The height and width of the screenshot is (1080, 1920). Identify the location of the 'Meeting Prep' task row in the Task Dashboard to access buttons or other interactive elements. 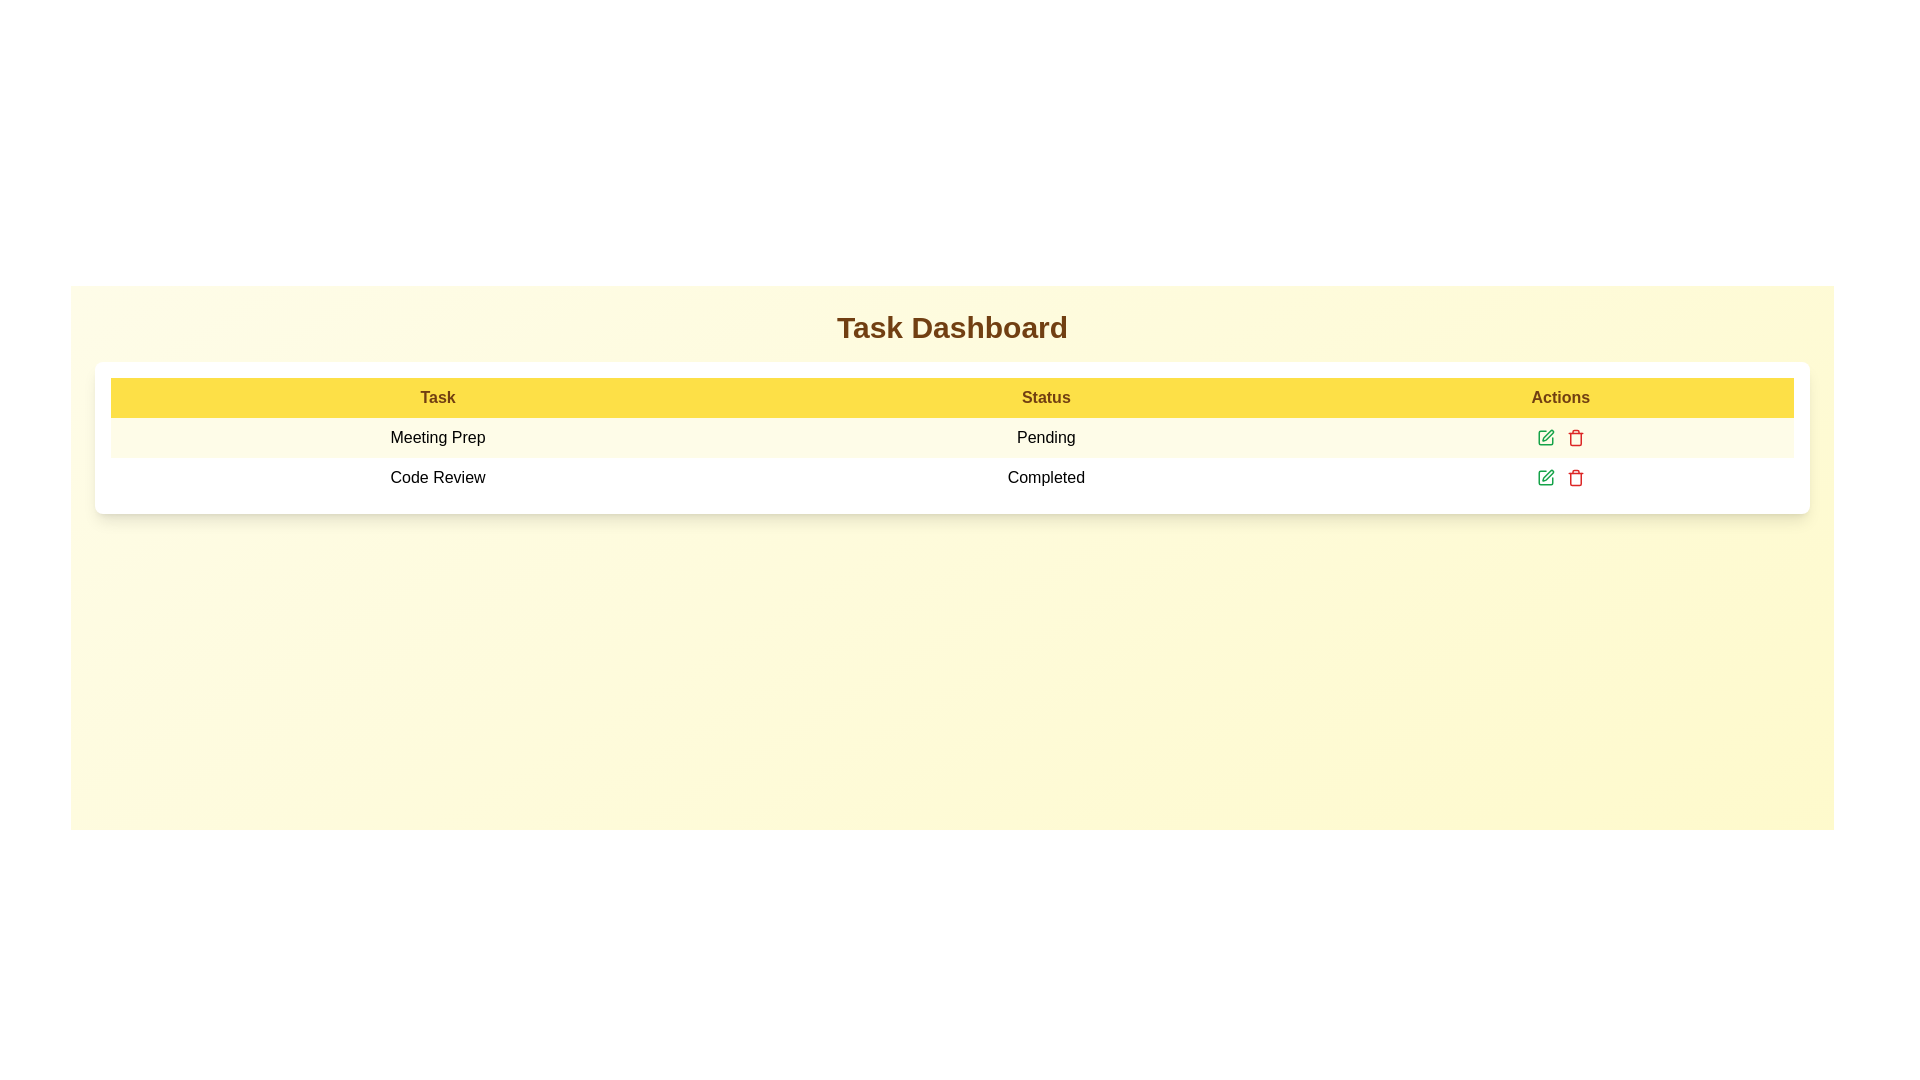
(951, 437).